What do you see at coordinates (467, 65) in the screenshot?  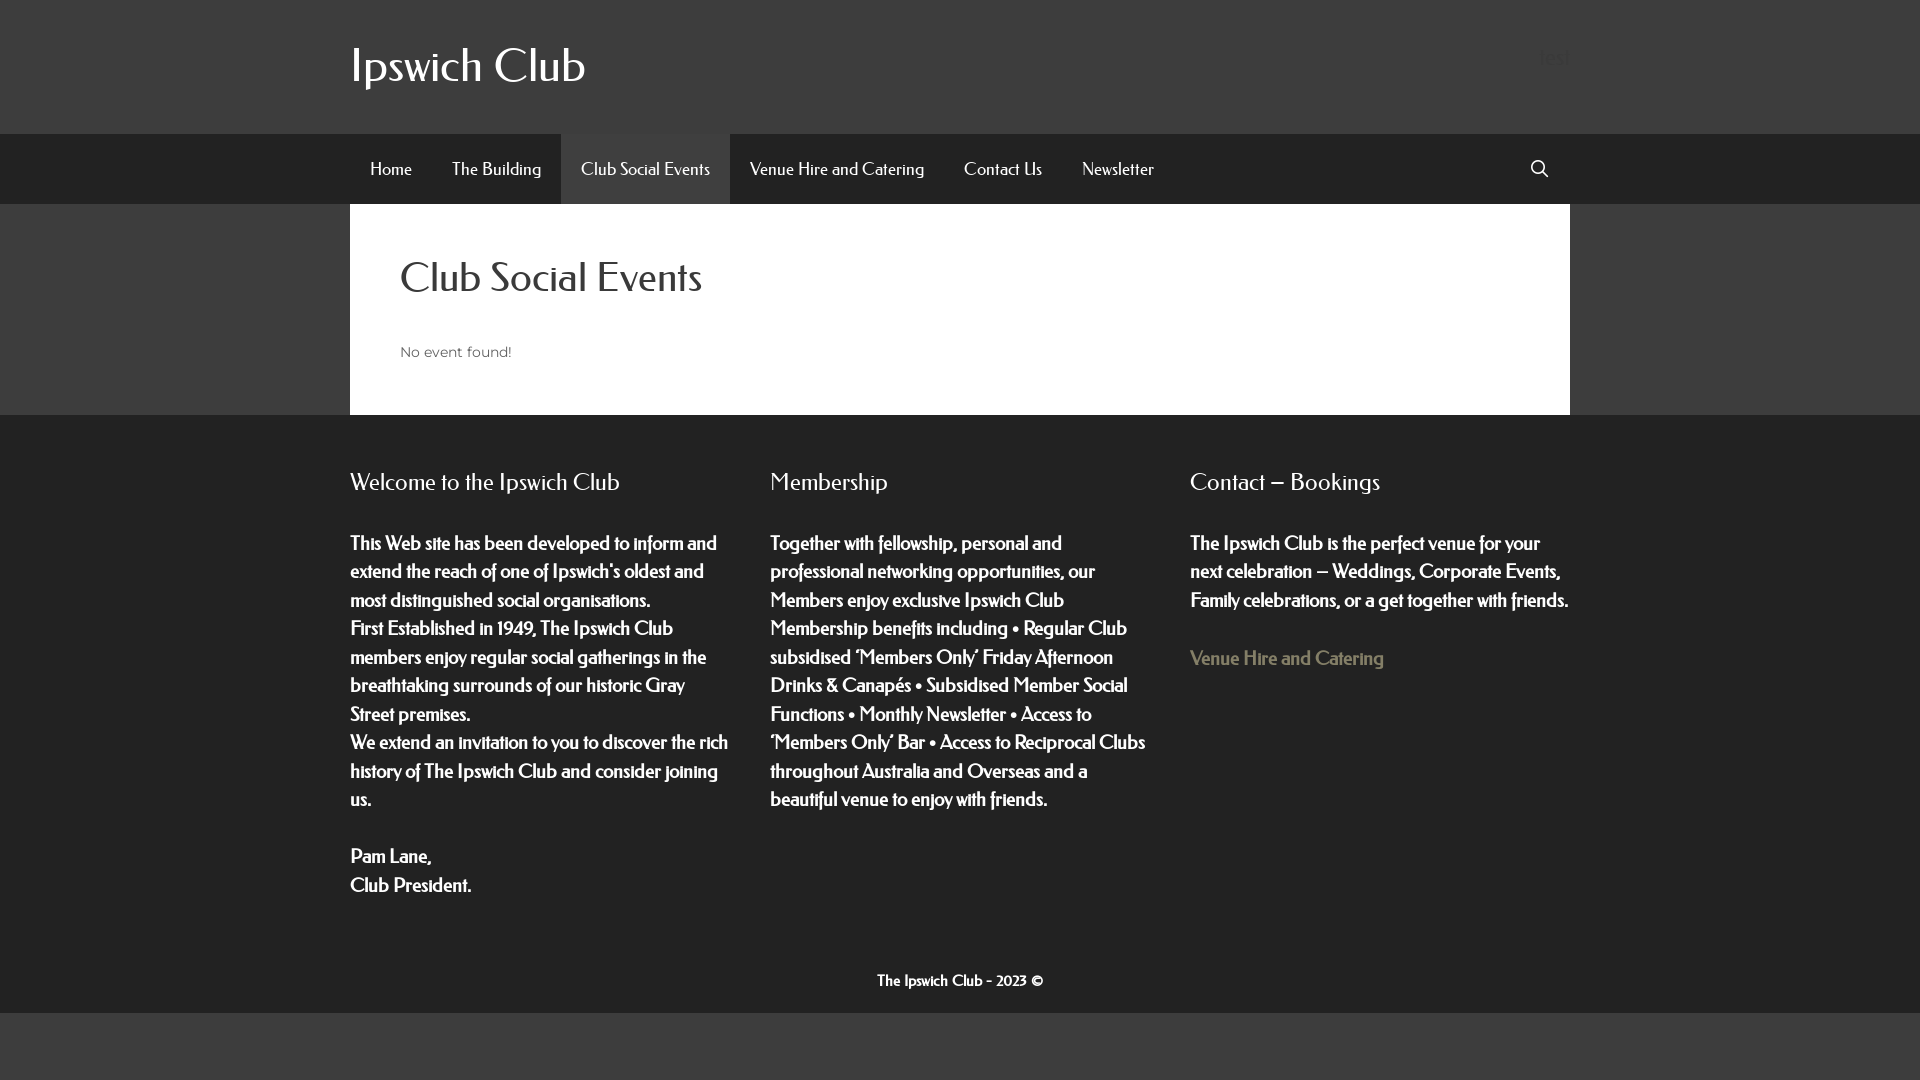 I see `'Ipswich Club'` at bounding box center [467, 65].